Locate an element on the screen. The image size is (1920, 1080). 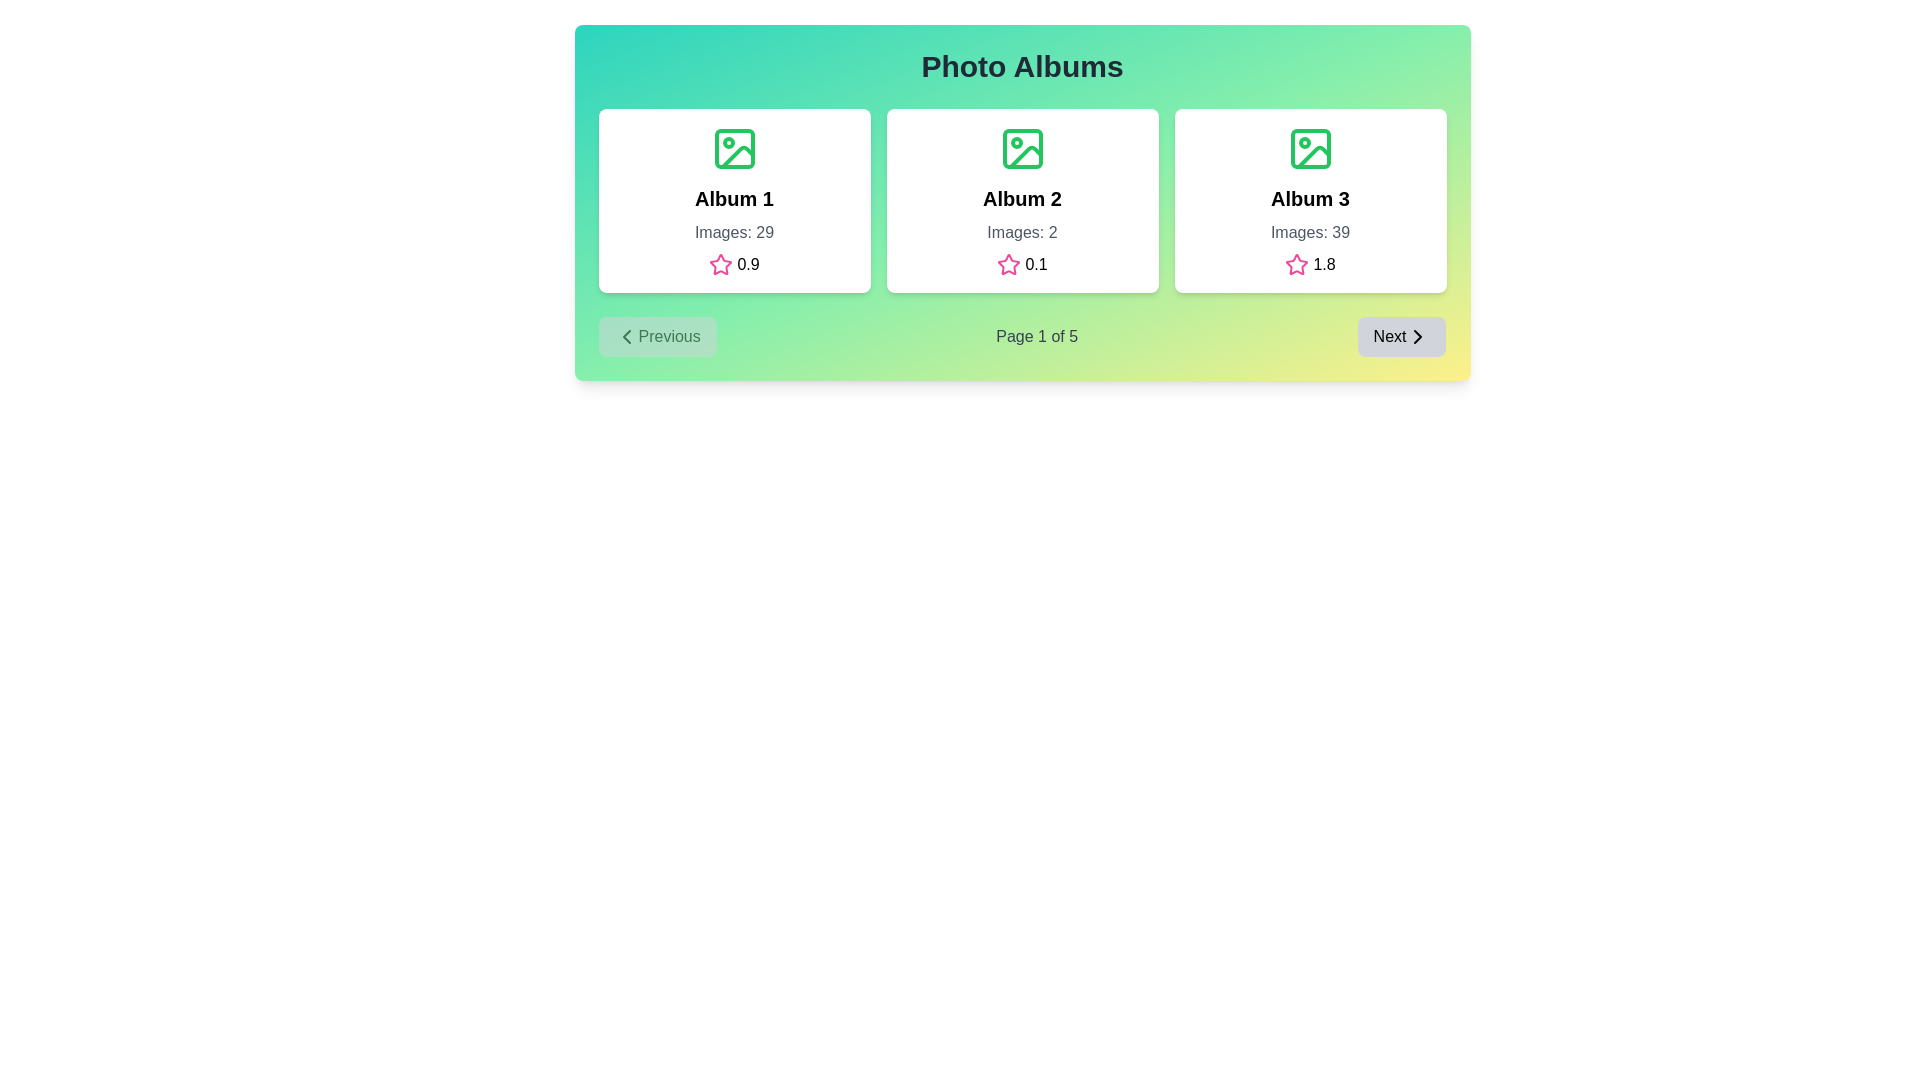
the green rectangular icon with rounded corners located within the 'Album 3' card is located at coordinates (1310, 148).